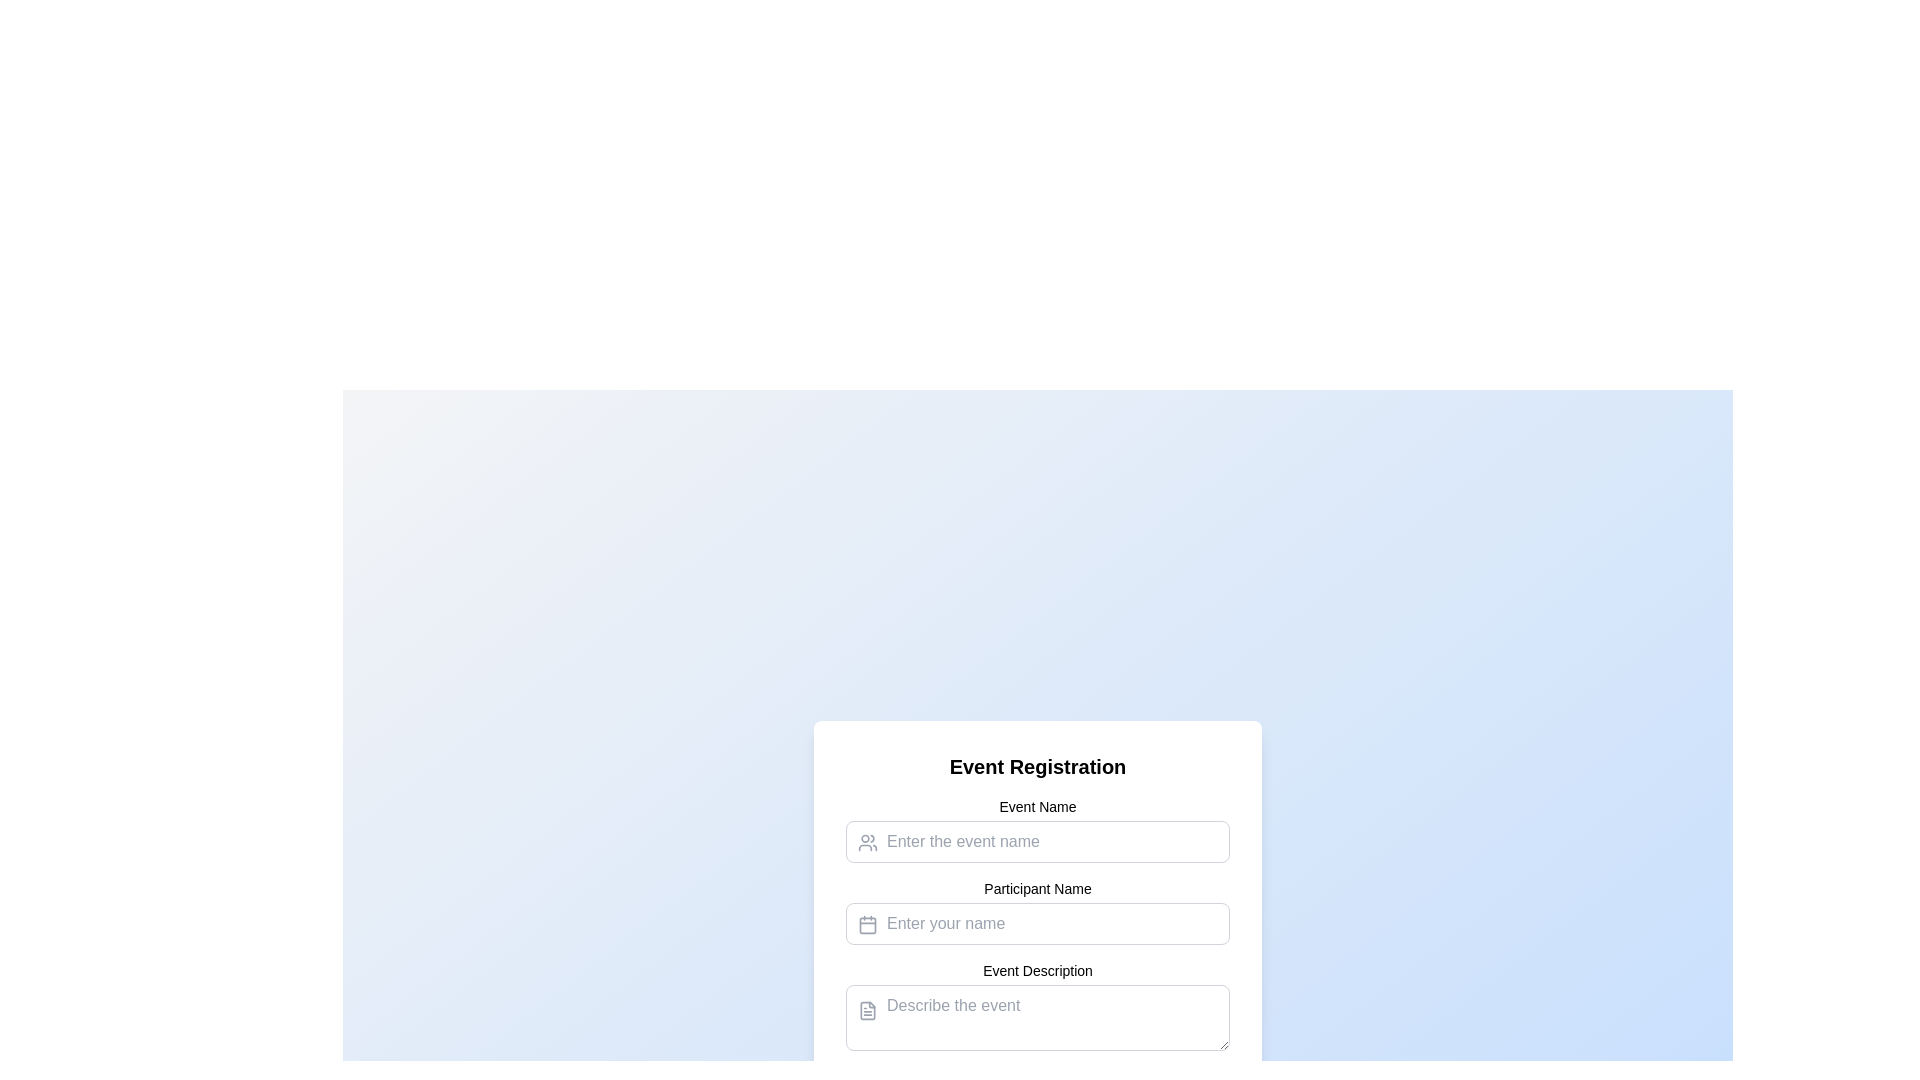 The image size is (1920, 1080). What do you see at coordinates (868, 925) in the screenshot?
I see `the decorative visual element within the calendar icon, which enhances the input field for participant name entry in the Event Registration interface` at bounding box center [868, 925].